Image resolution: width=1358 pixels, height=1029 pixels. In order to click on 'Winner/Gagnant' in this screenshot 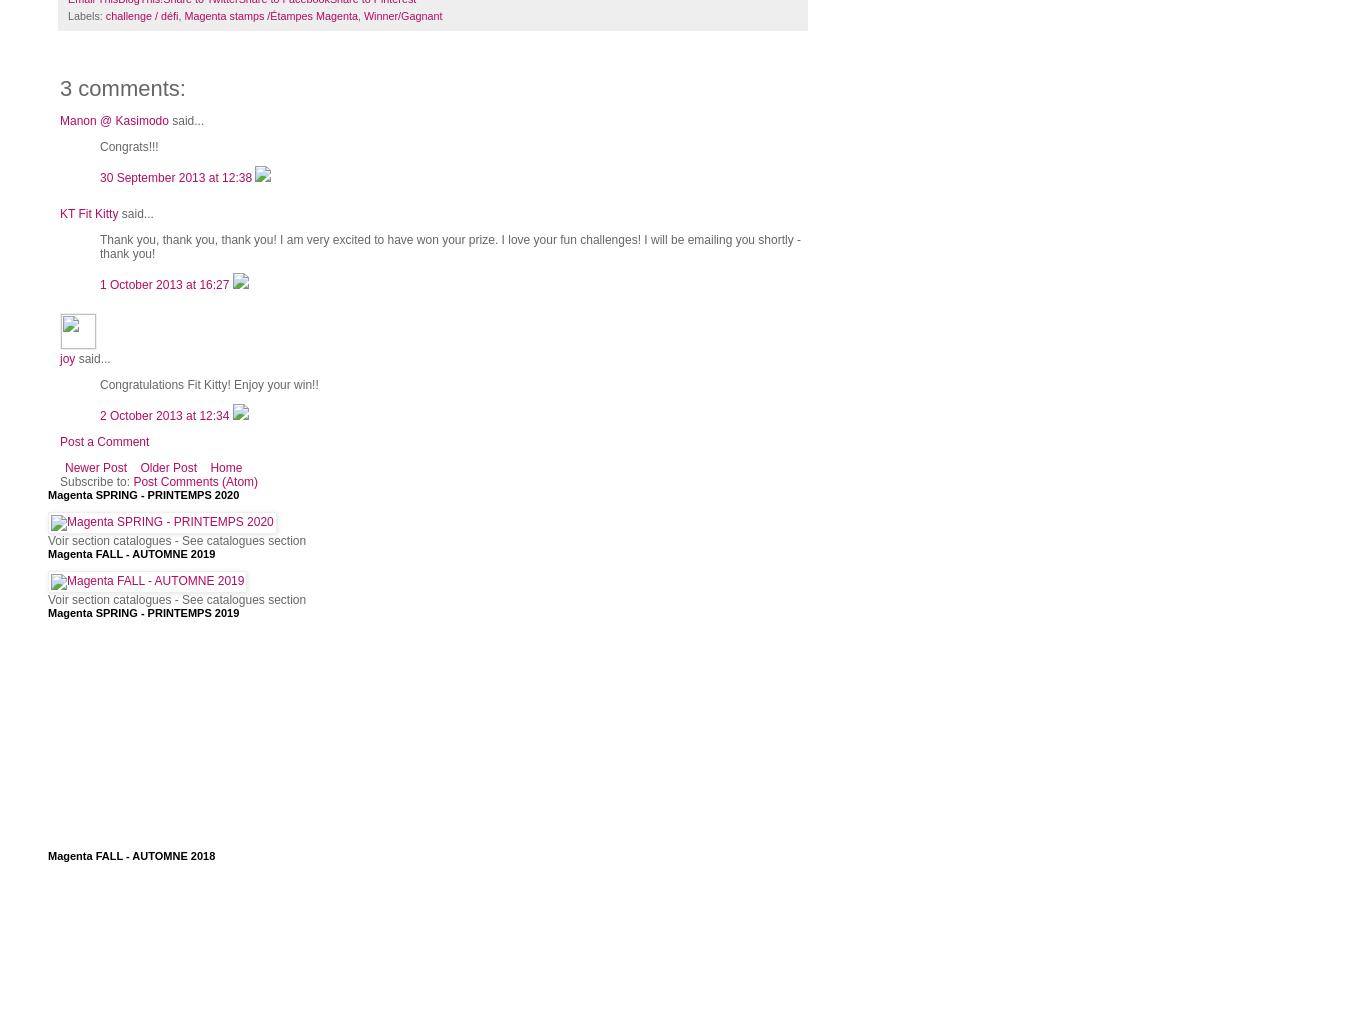, I will do `click(401, 15)`.